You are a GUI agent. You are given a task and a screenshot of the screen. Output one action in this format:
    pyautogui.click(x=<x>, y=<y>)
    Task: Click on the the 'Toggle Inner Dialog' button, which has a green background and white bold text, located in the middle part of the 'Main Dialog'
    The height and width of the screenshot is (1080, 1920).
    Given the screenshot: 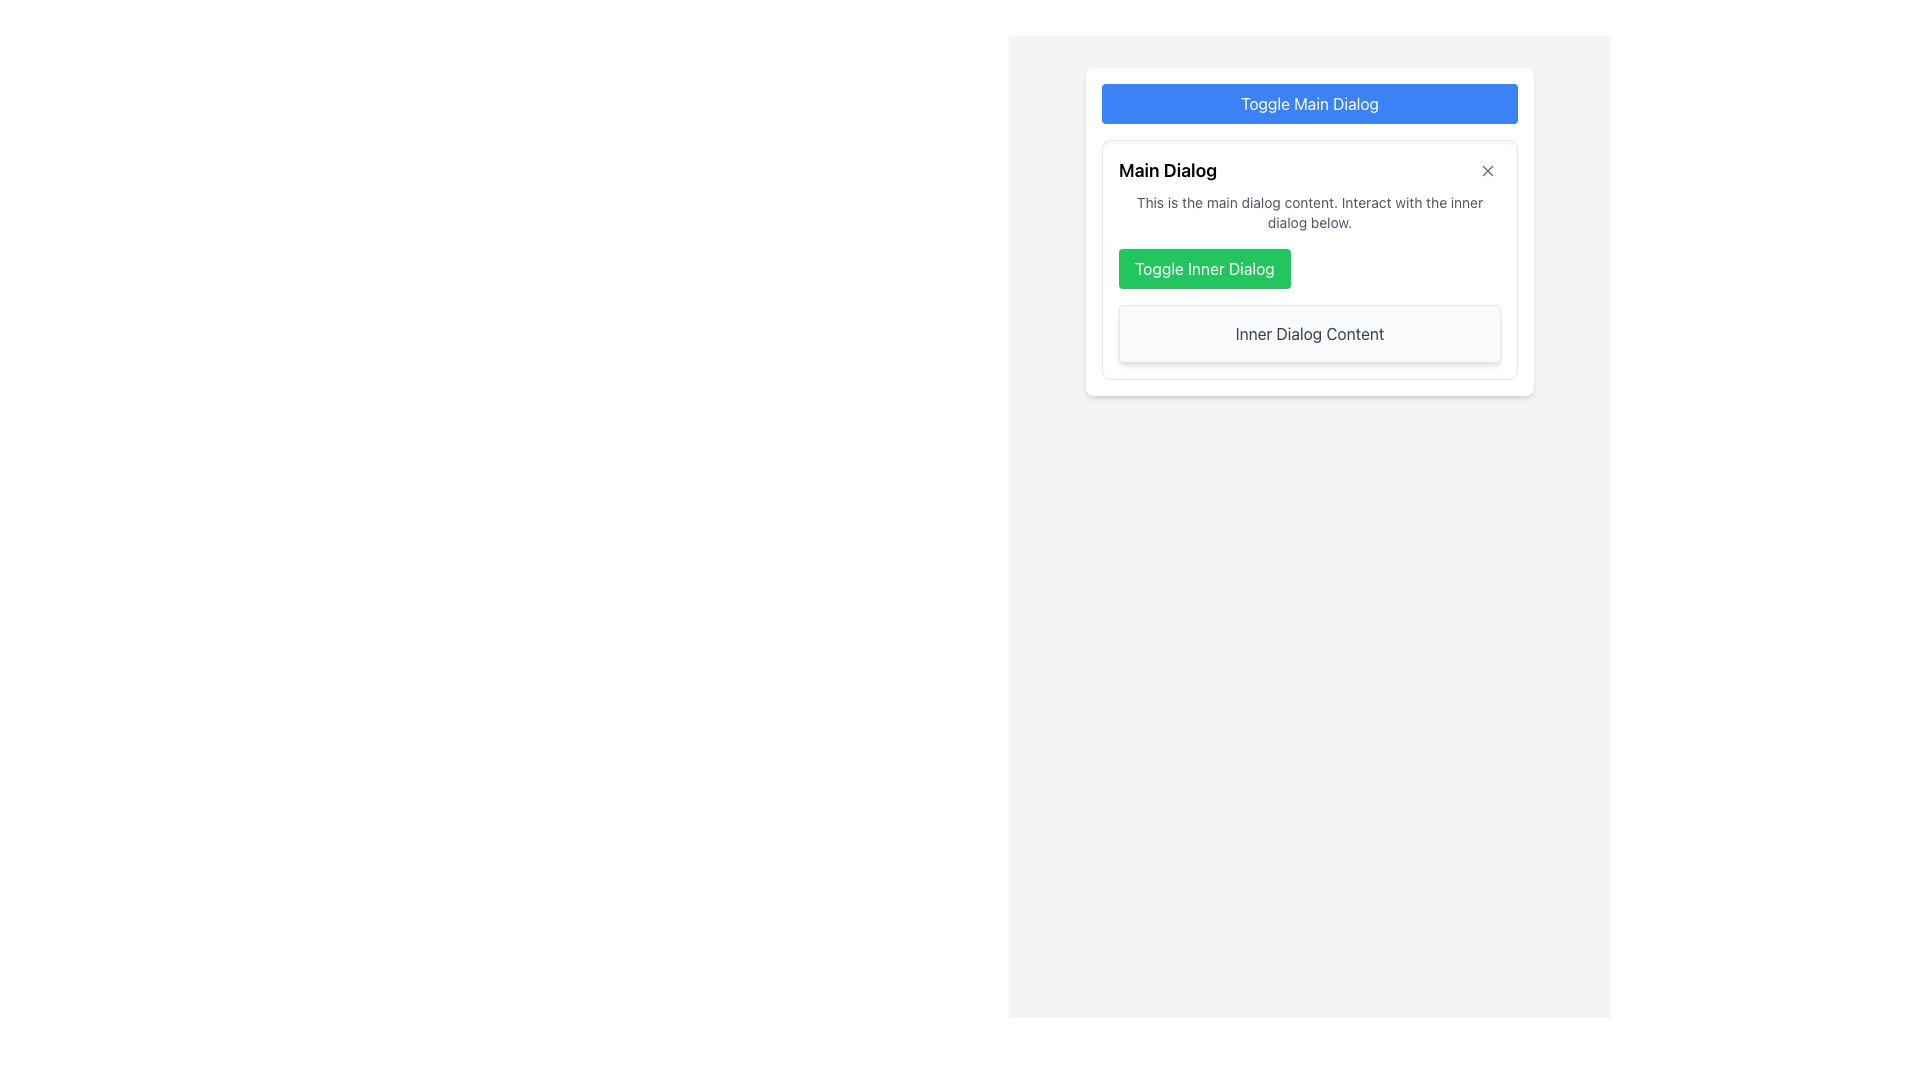 What is the action you would take?
    pyautogui.click(x=1203, y=268)
    